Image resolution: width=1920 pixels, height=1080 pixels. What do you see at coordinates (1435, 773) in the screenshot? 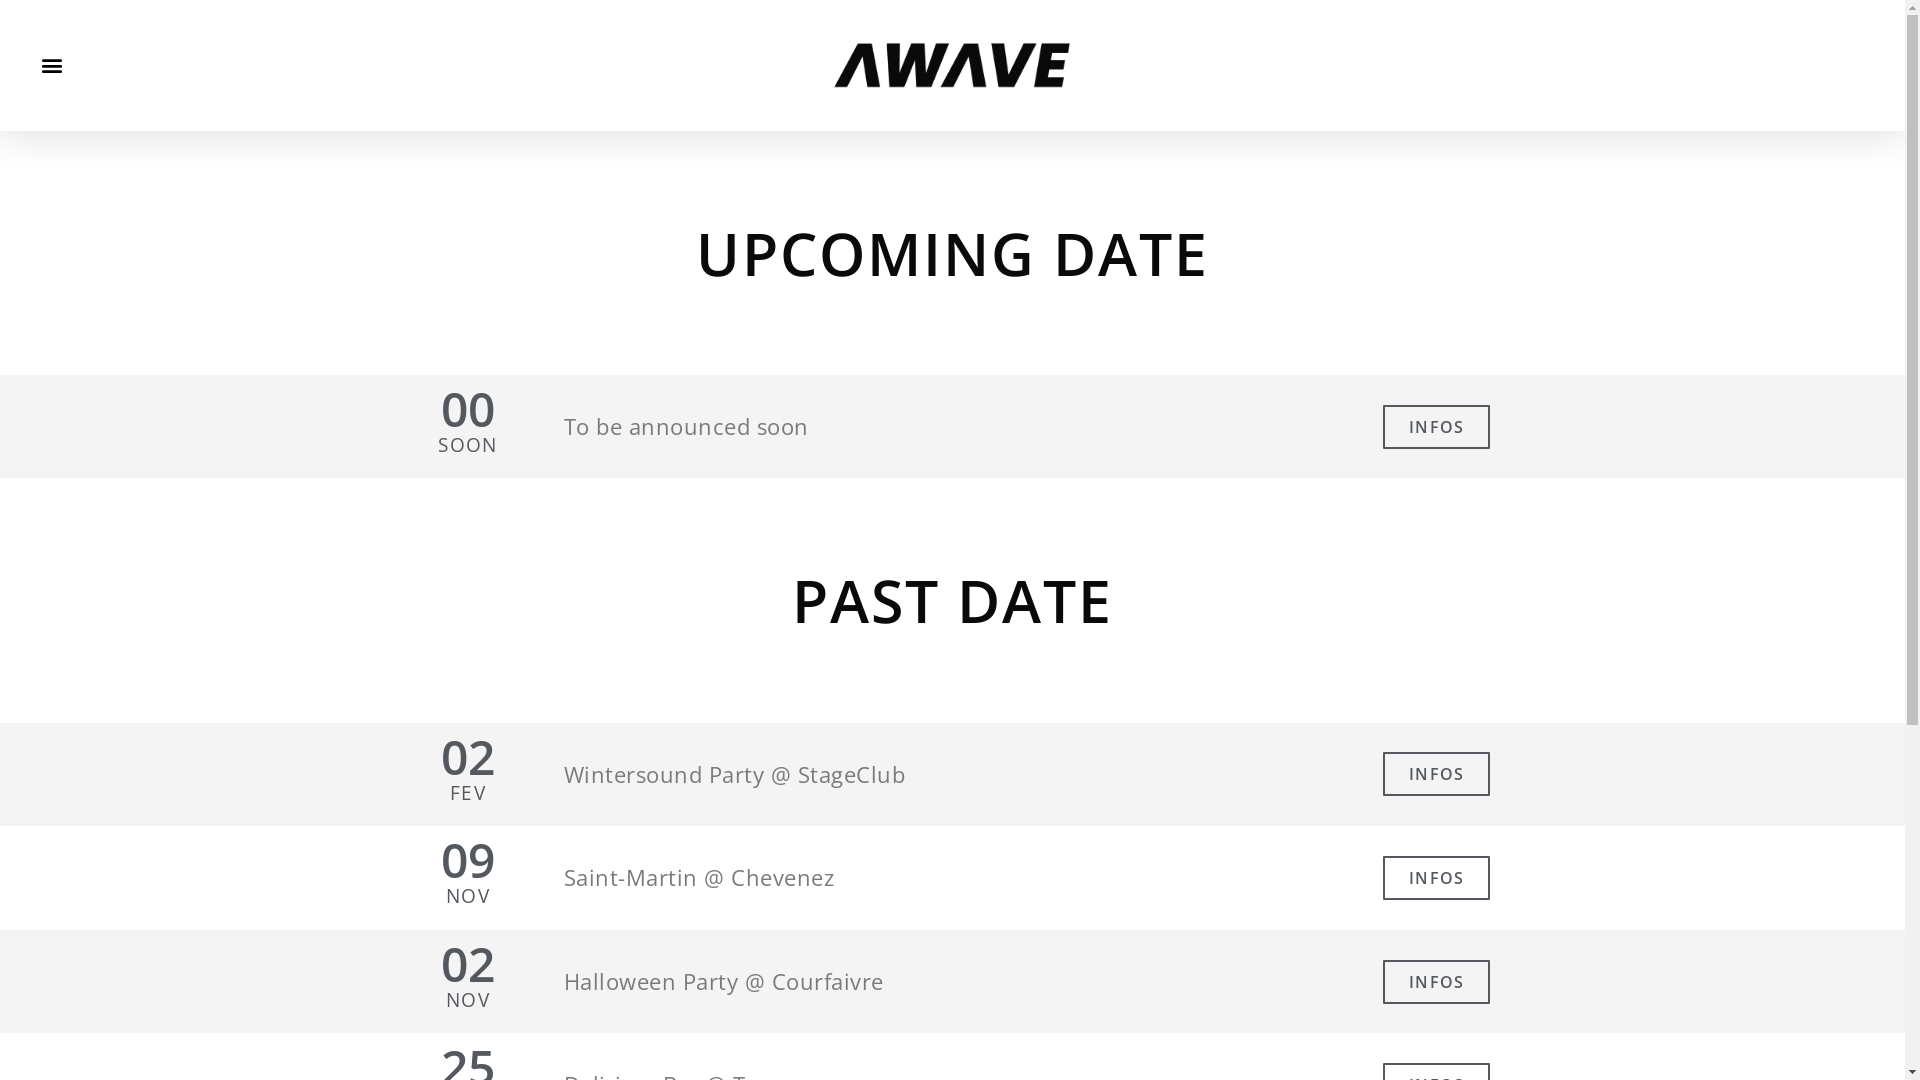
I see `'INFOS'` at bounding box center [1435, 773].